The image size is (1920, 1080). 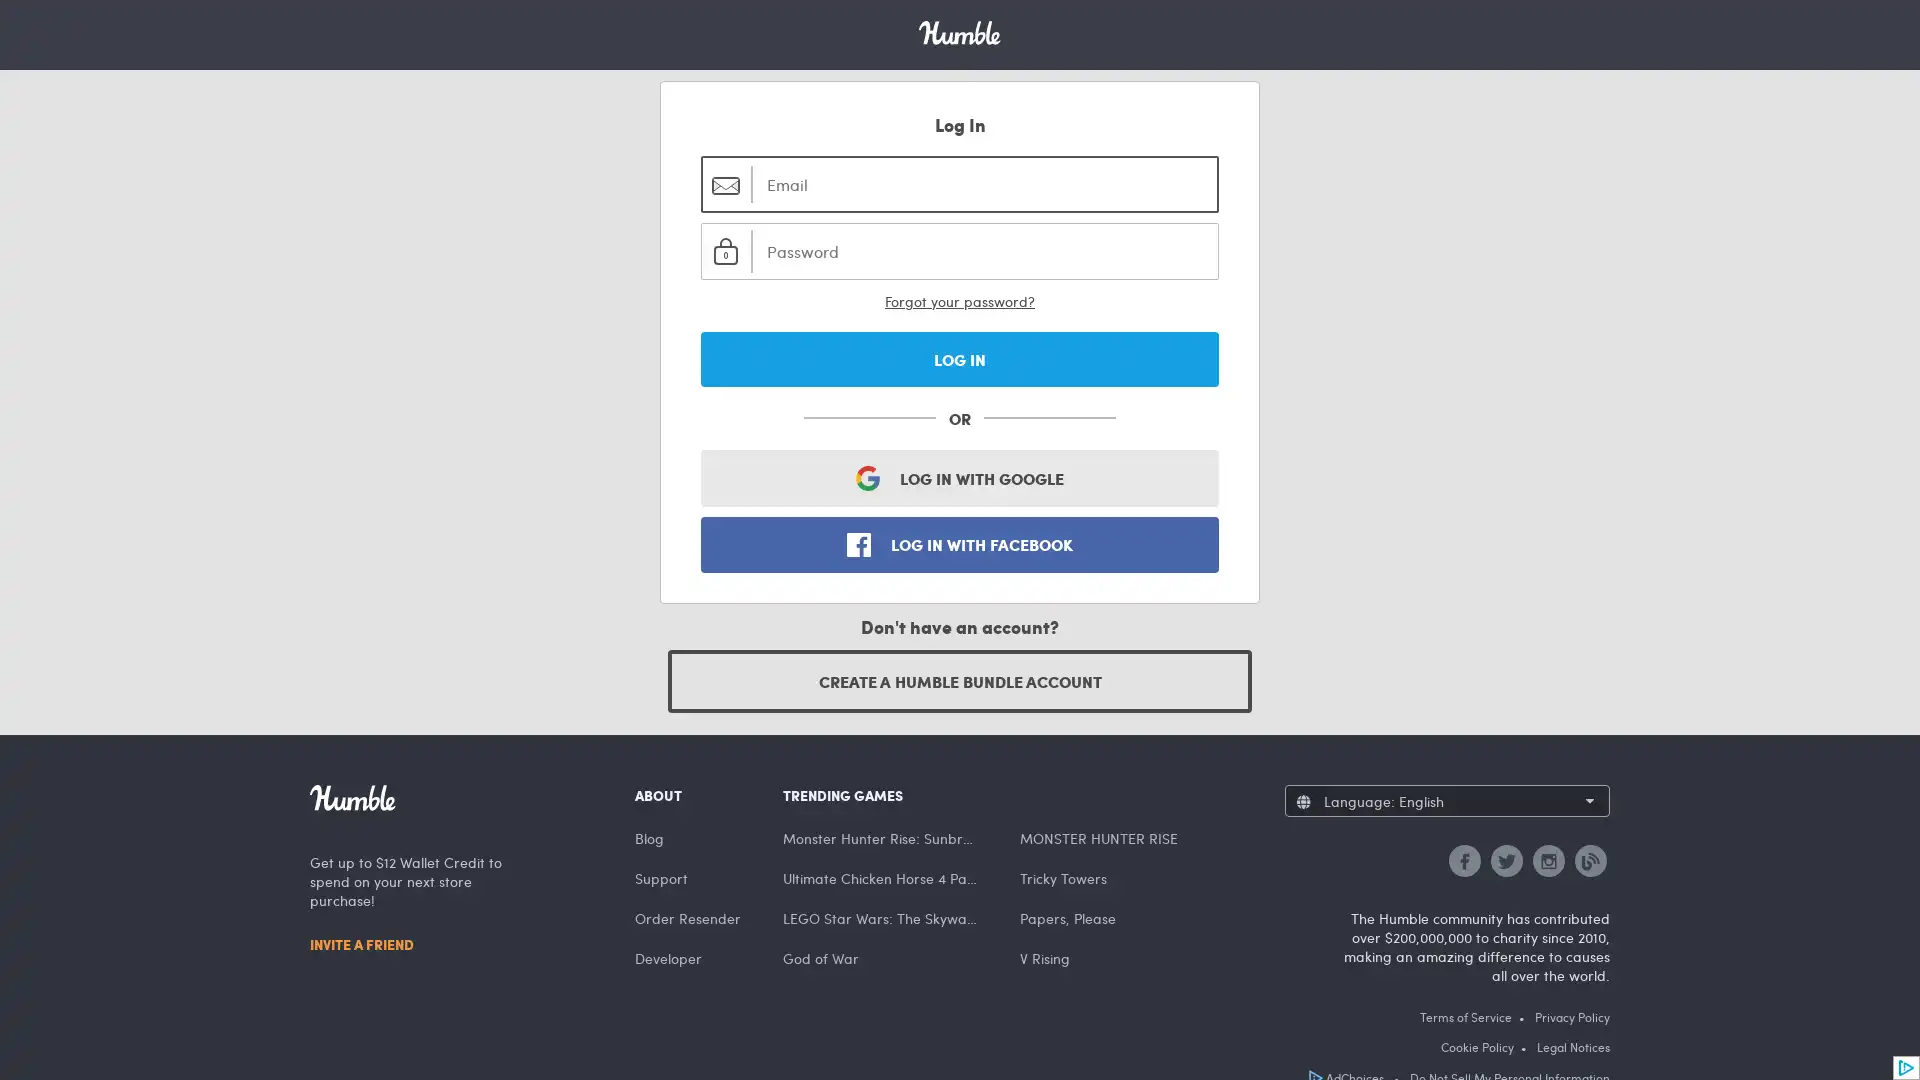 What do you see at coordinates (1326, 985) in the screenshot?
I see `Italiano` at bounding box center [1326, 985].